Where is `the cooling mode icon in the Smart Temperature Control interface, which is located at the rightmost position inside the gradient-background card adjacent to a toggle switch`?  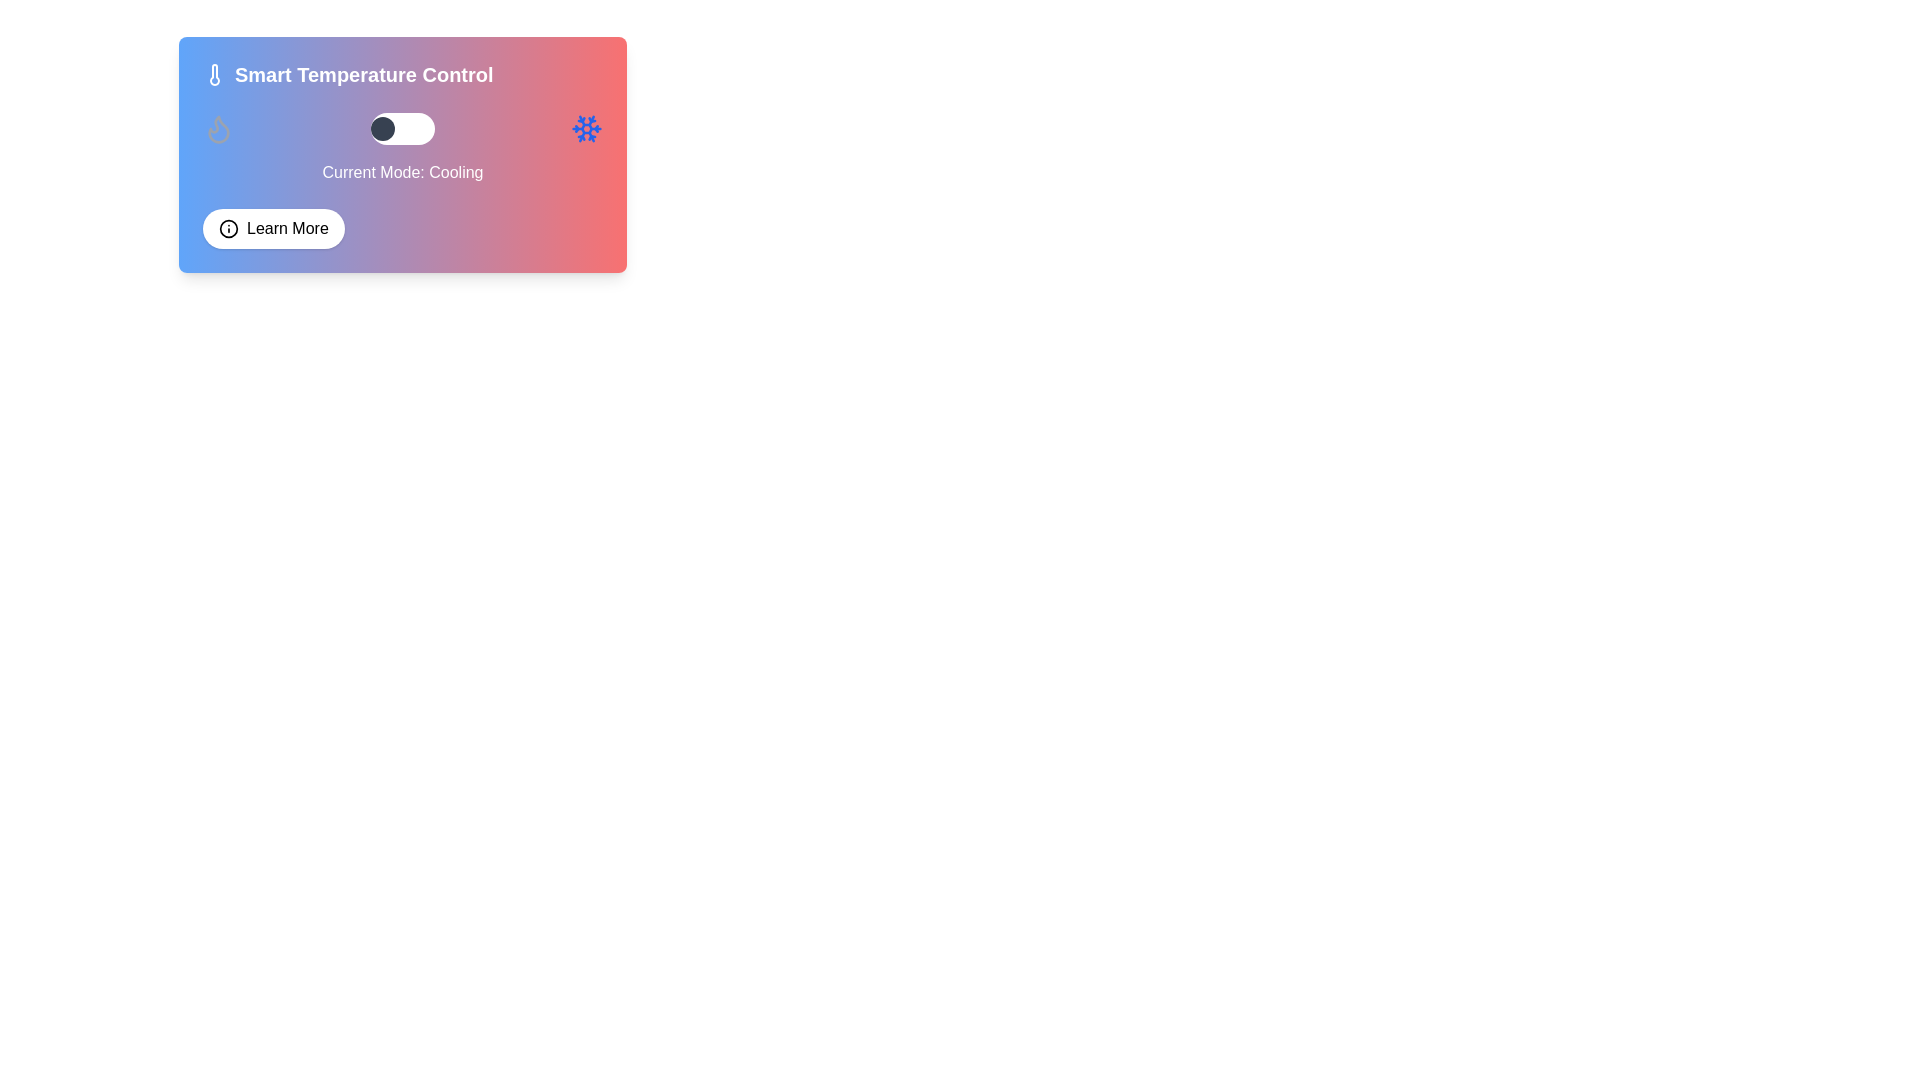
the cooling mode icon in the Smart Temperature Control interface, which is located at the rightmost position inside the gradient-background card adjacent to a toggle switch is located at coordinates (585, 128).